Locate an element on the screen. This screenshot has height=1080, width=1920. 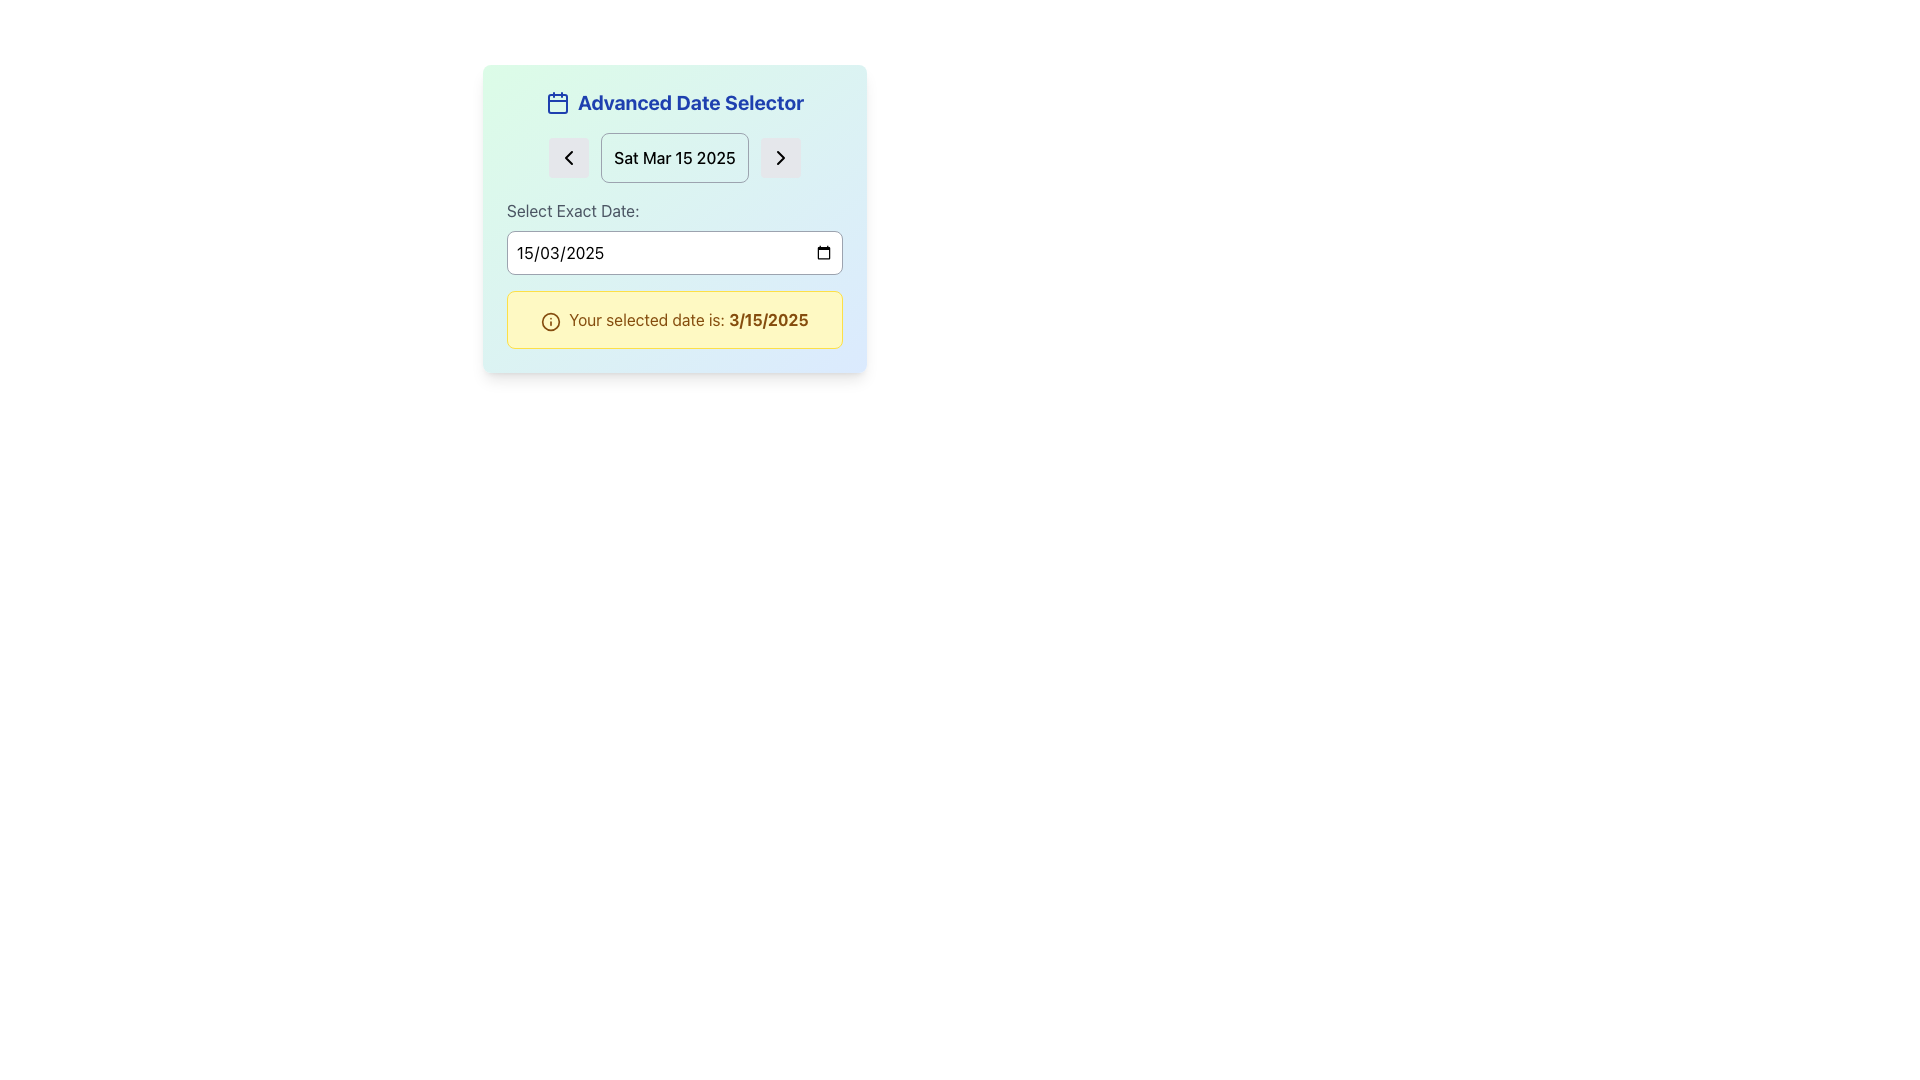
the left-pointing arrow icon located to the left of the current date label in the 'Advanced Date Selector' panel is located at coordinates (568, 157).